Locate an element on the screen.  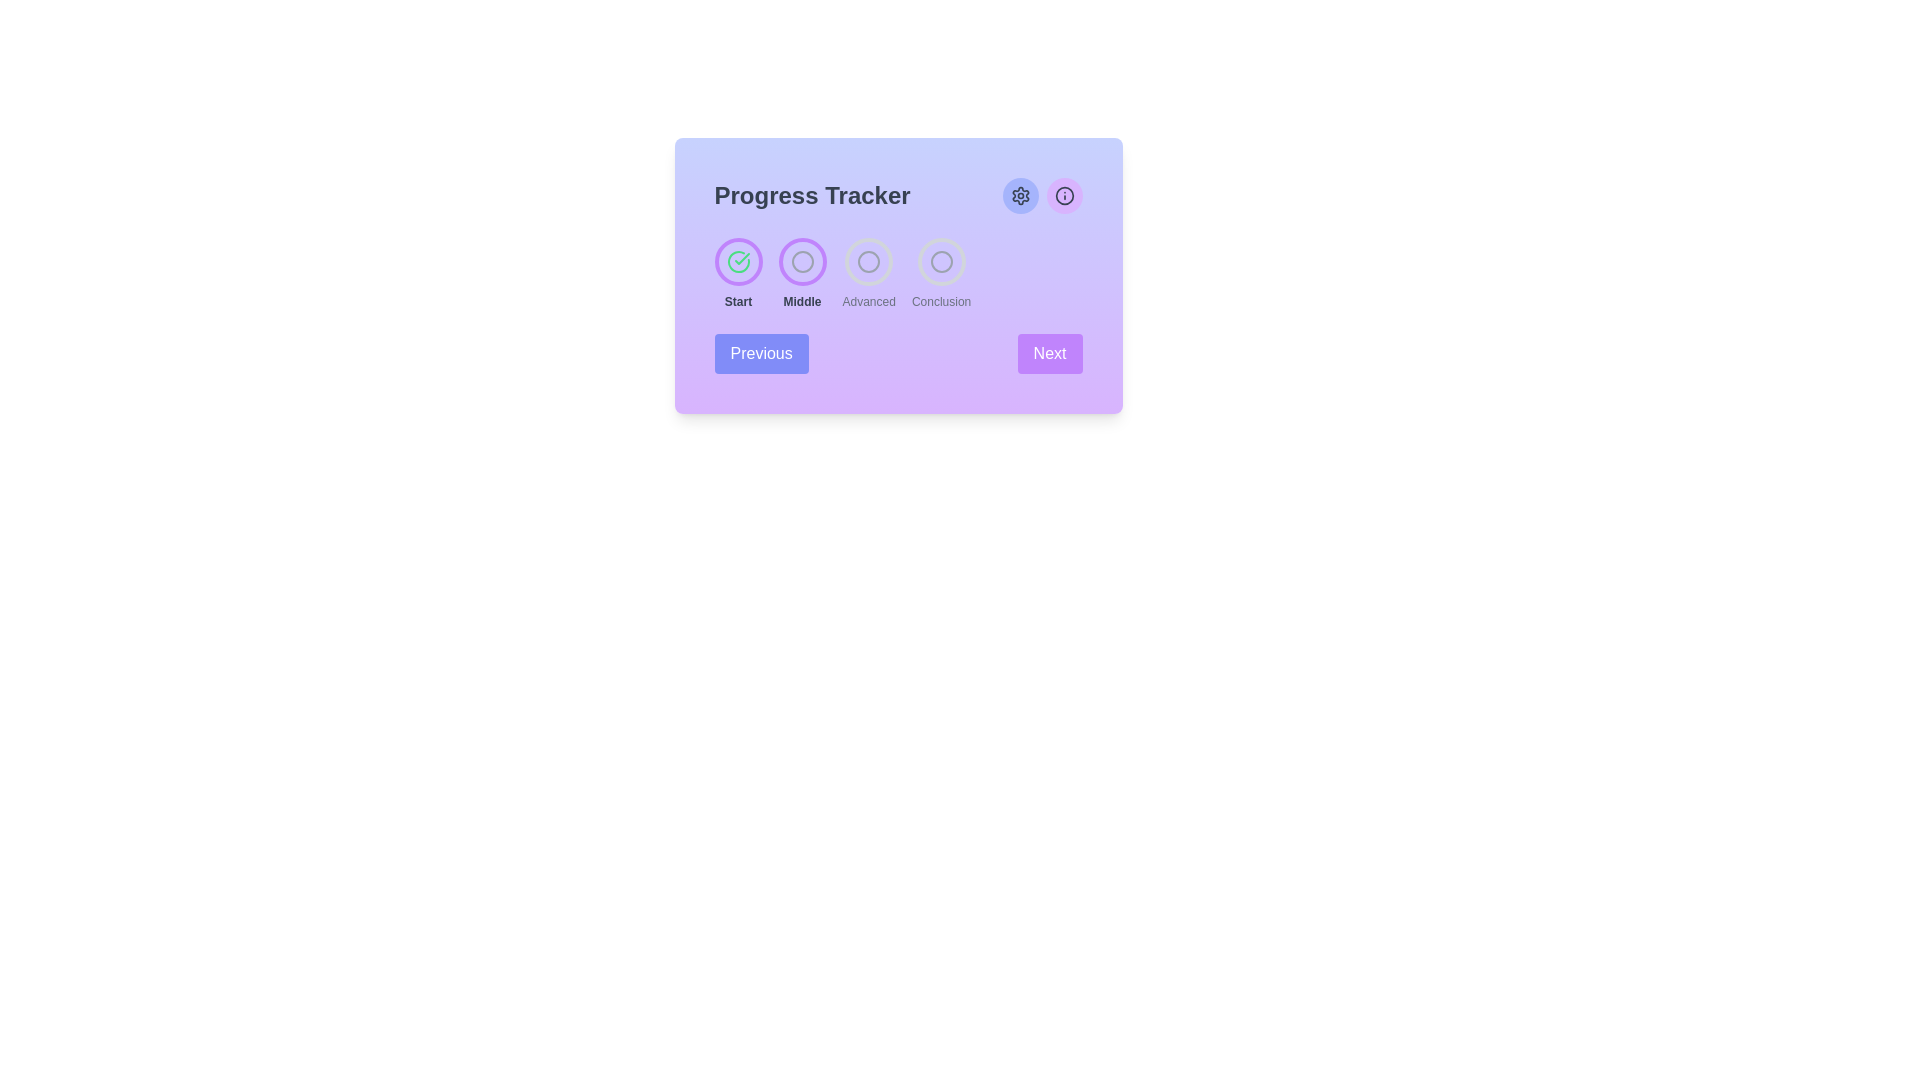
the circular purple button with an 'i' icon located in the top-right corner of the card interface is located at coordinates (1063, 196).